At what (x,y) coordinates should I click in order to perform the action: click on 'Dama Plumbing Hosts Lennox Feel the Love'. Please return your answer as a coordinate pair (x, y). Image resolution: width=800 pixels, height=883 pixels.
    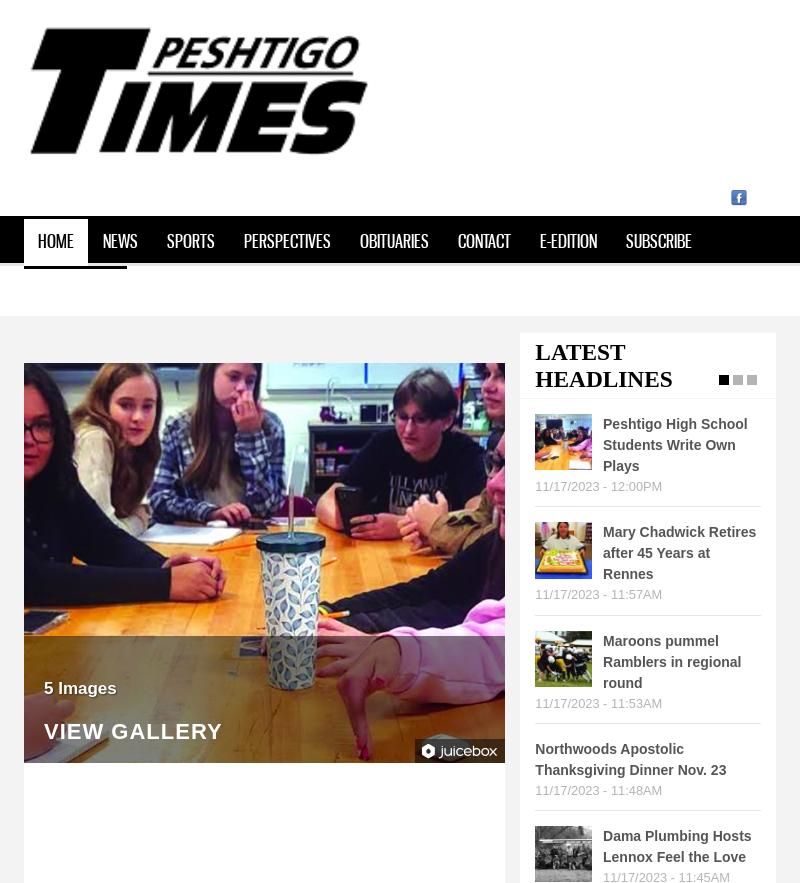
    Looking at the image, I should click on (676, 846).